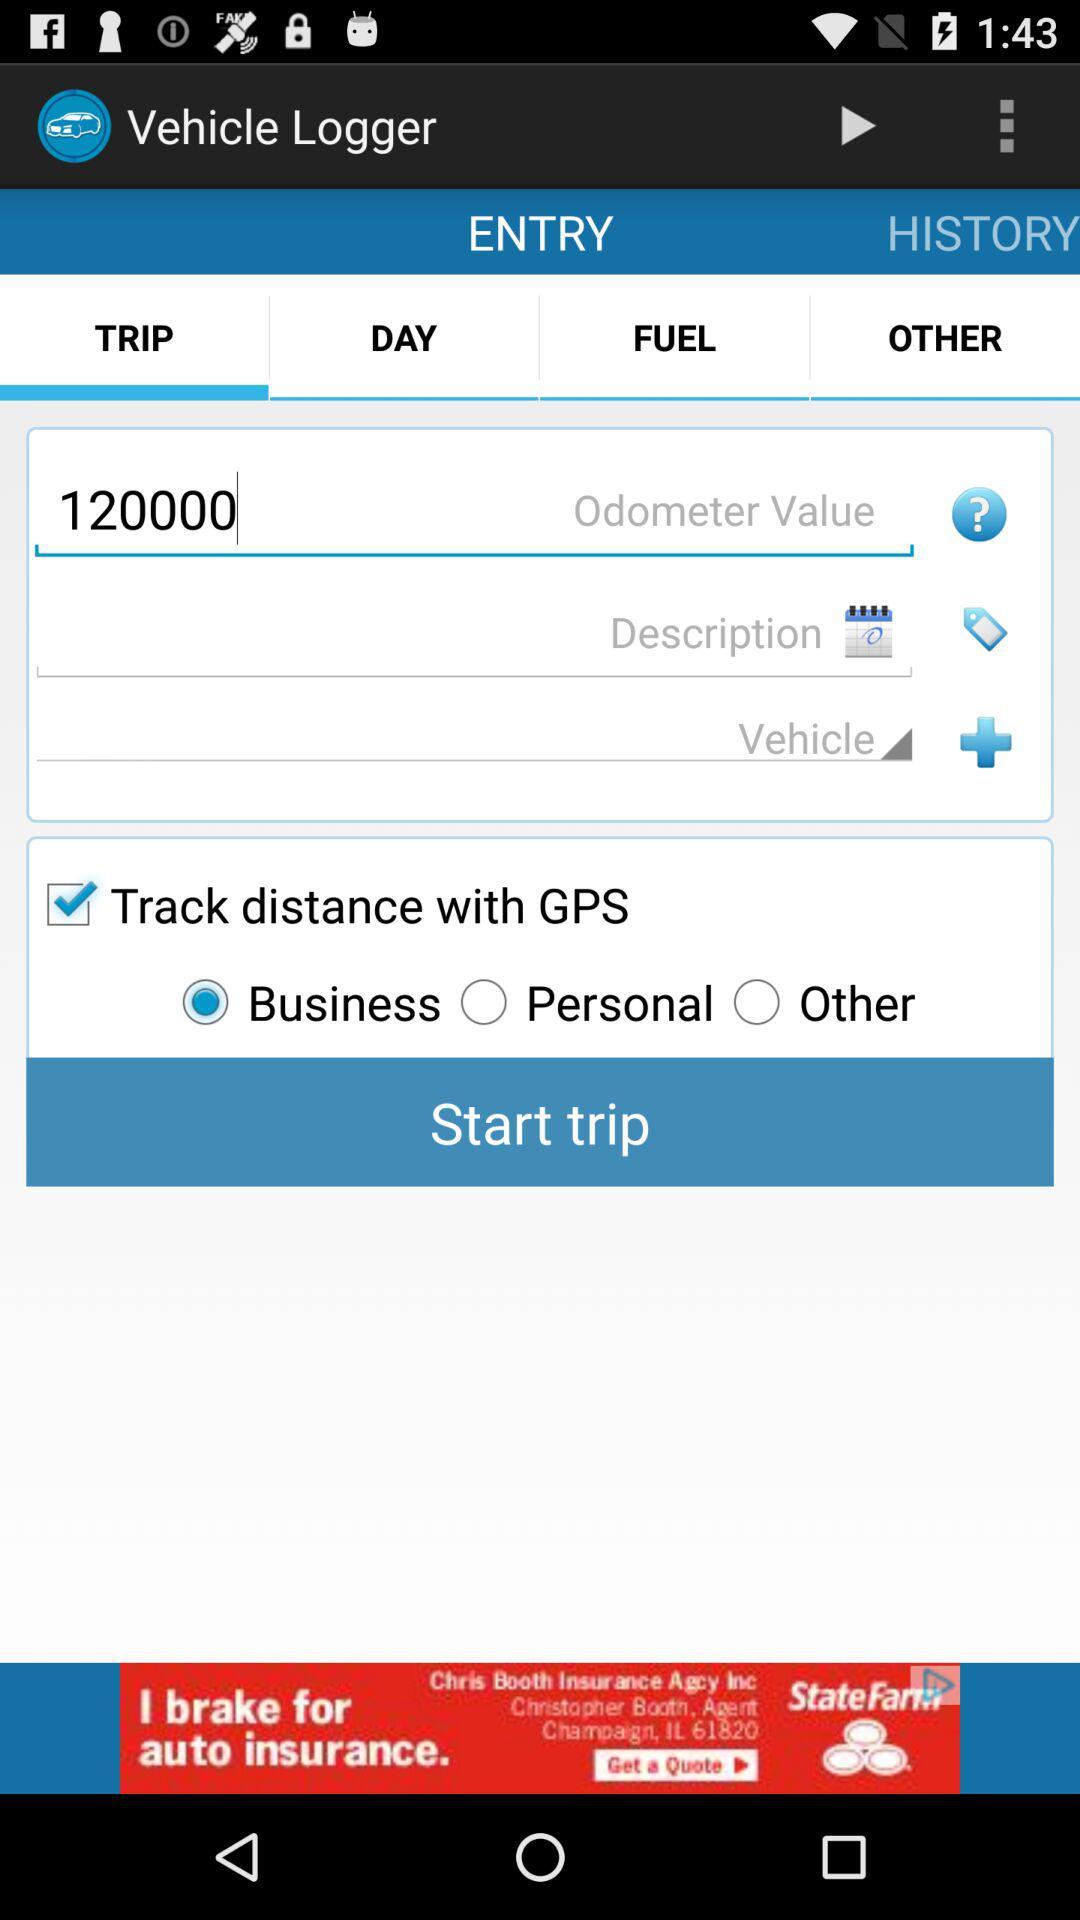  What do you see at coordinates (984, 673) in the screenshot?
I see `the label icon` at bounding box center [984, 673].